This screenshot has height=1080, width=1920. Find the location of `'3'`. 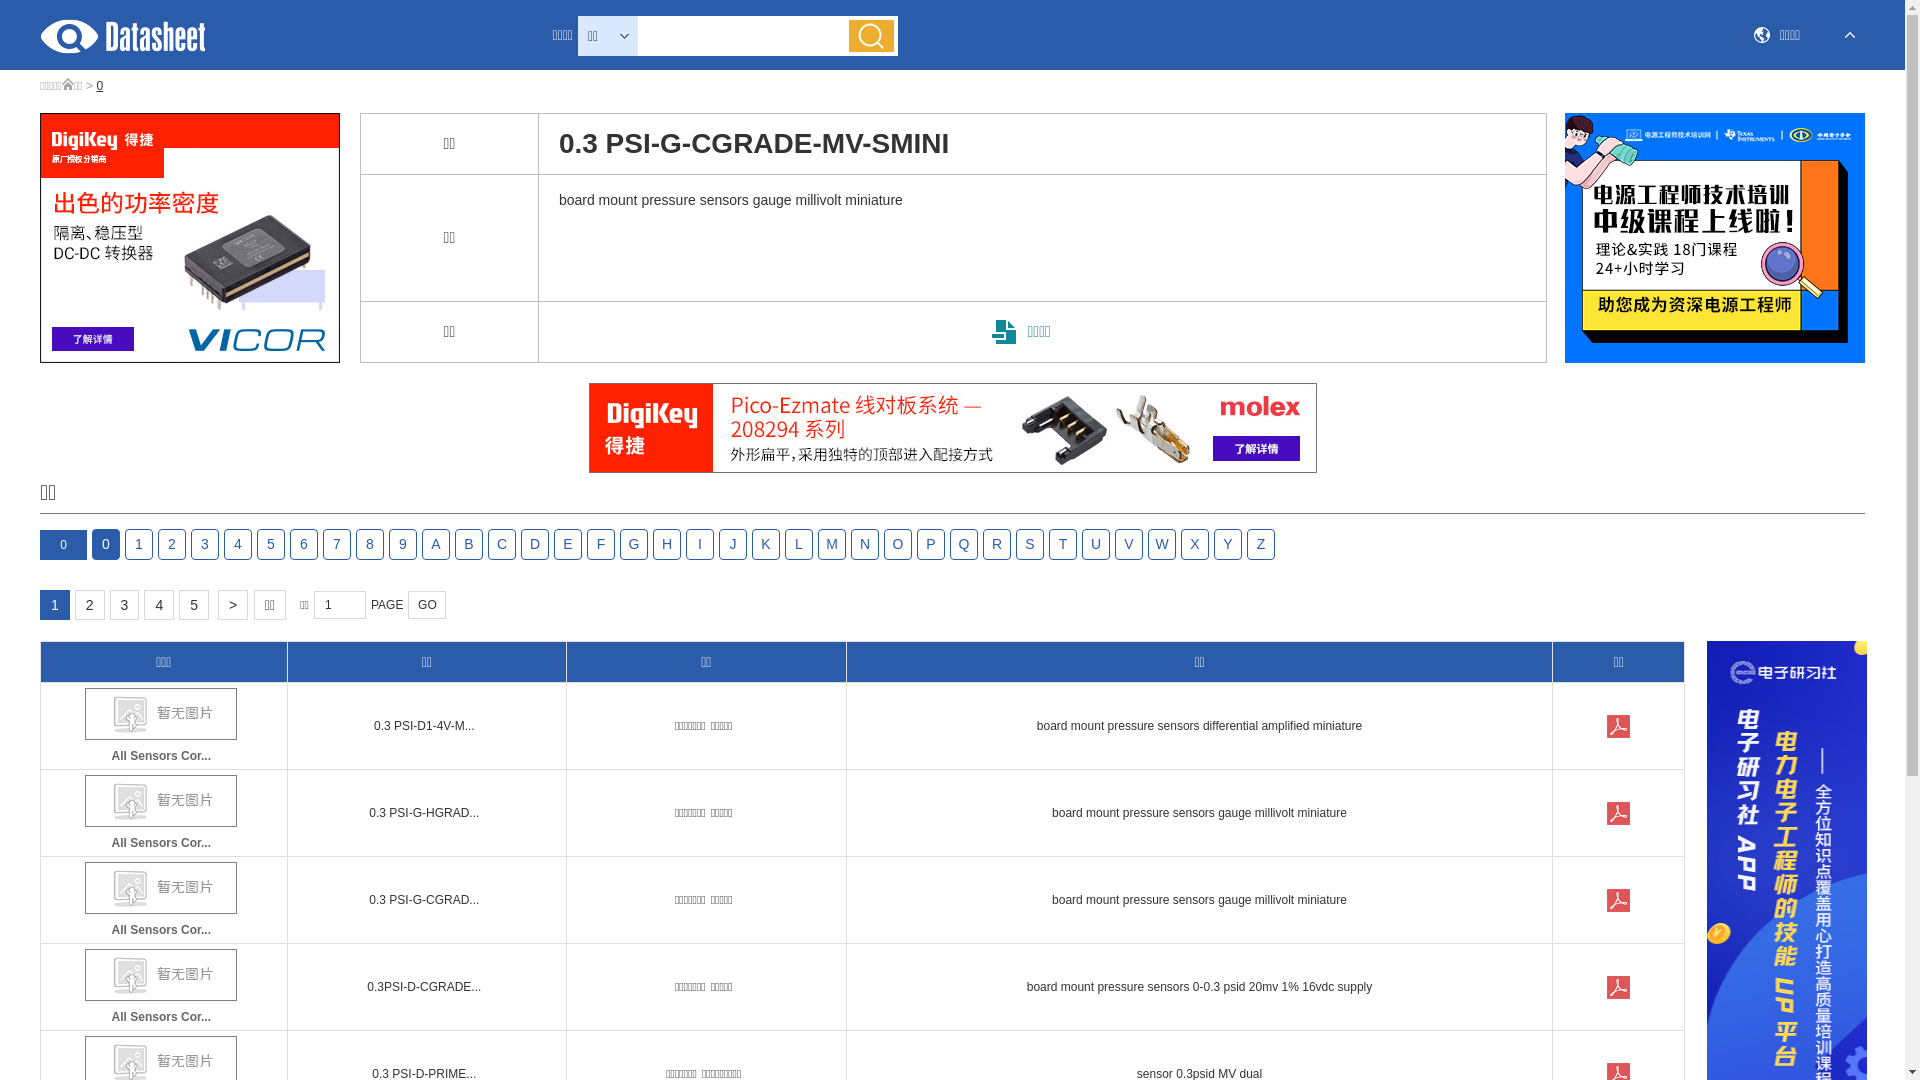

'3' is located at coordinates (109, 604).